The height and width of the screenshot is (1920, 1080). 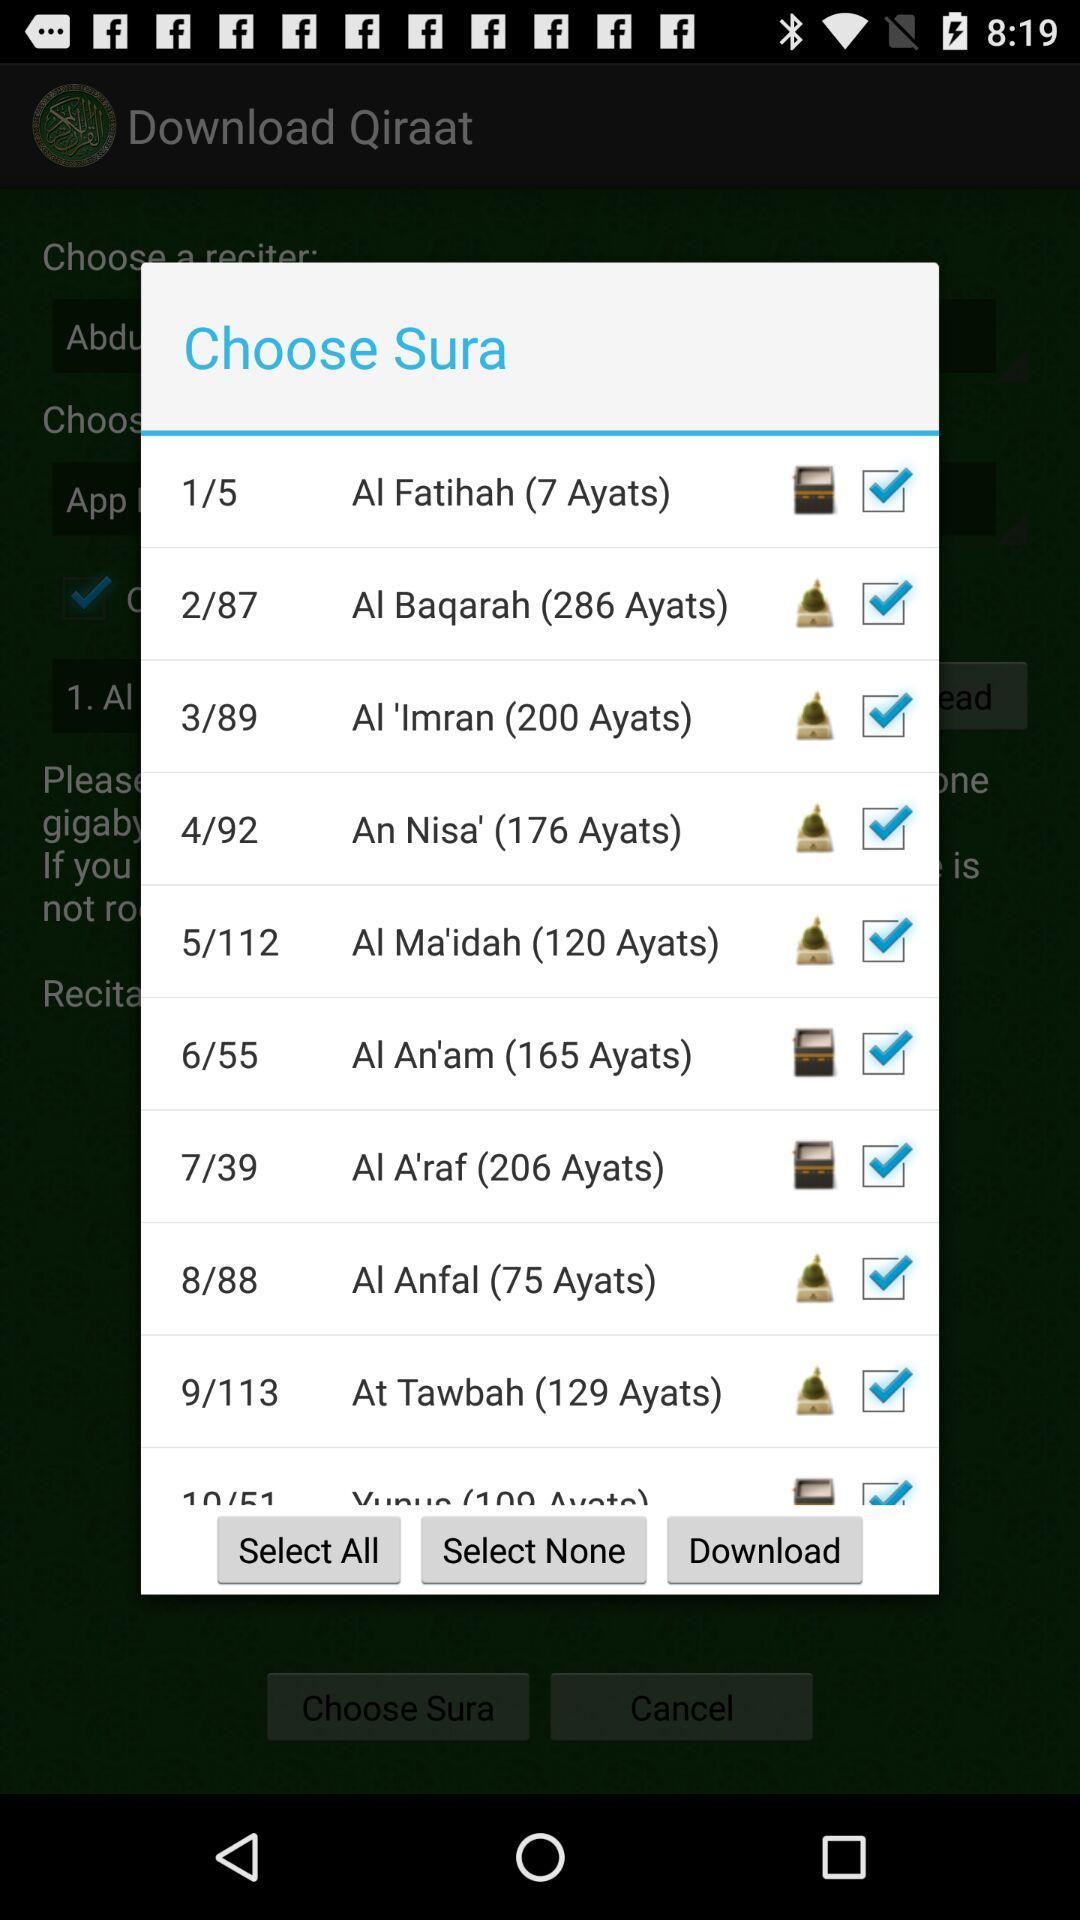 I want to click on a sura, so click(x=882, y=1052).